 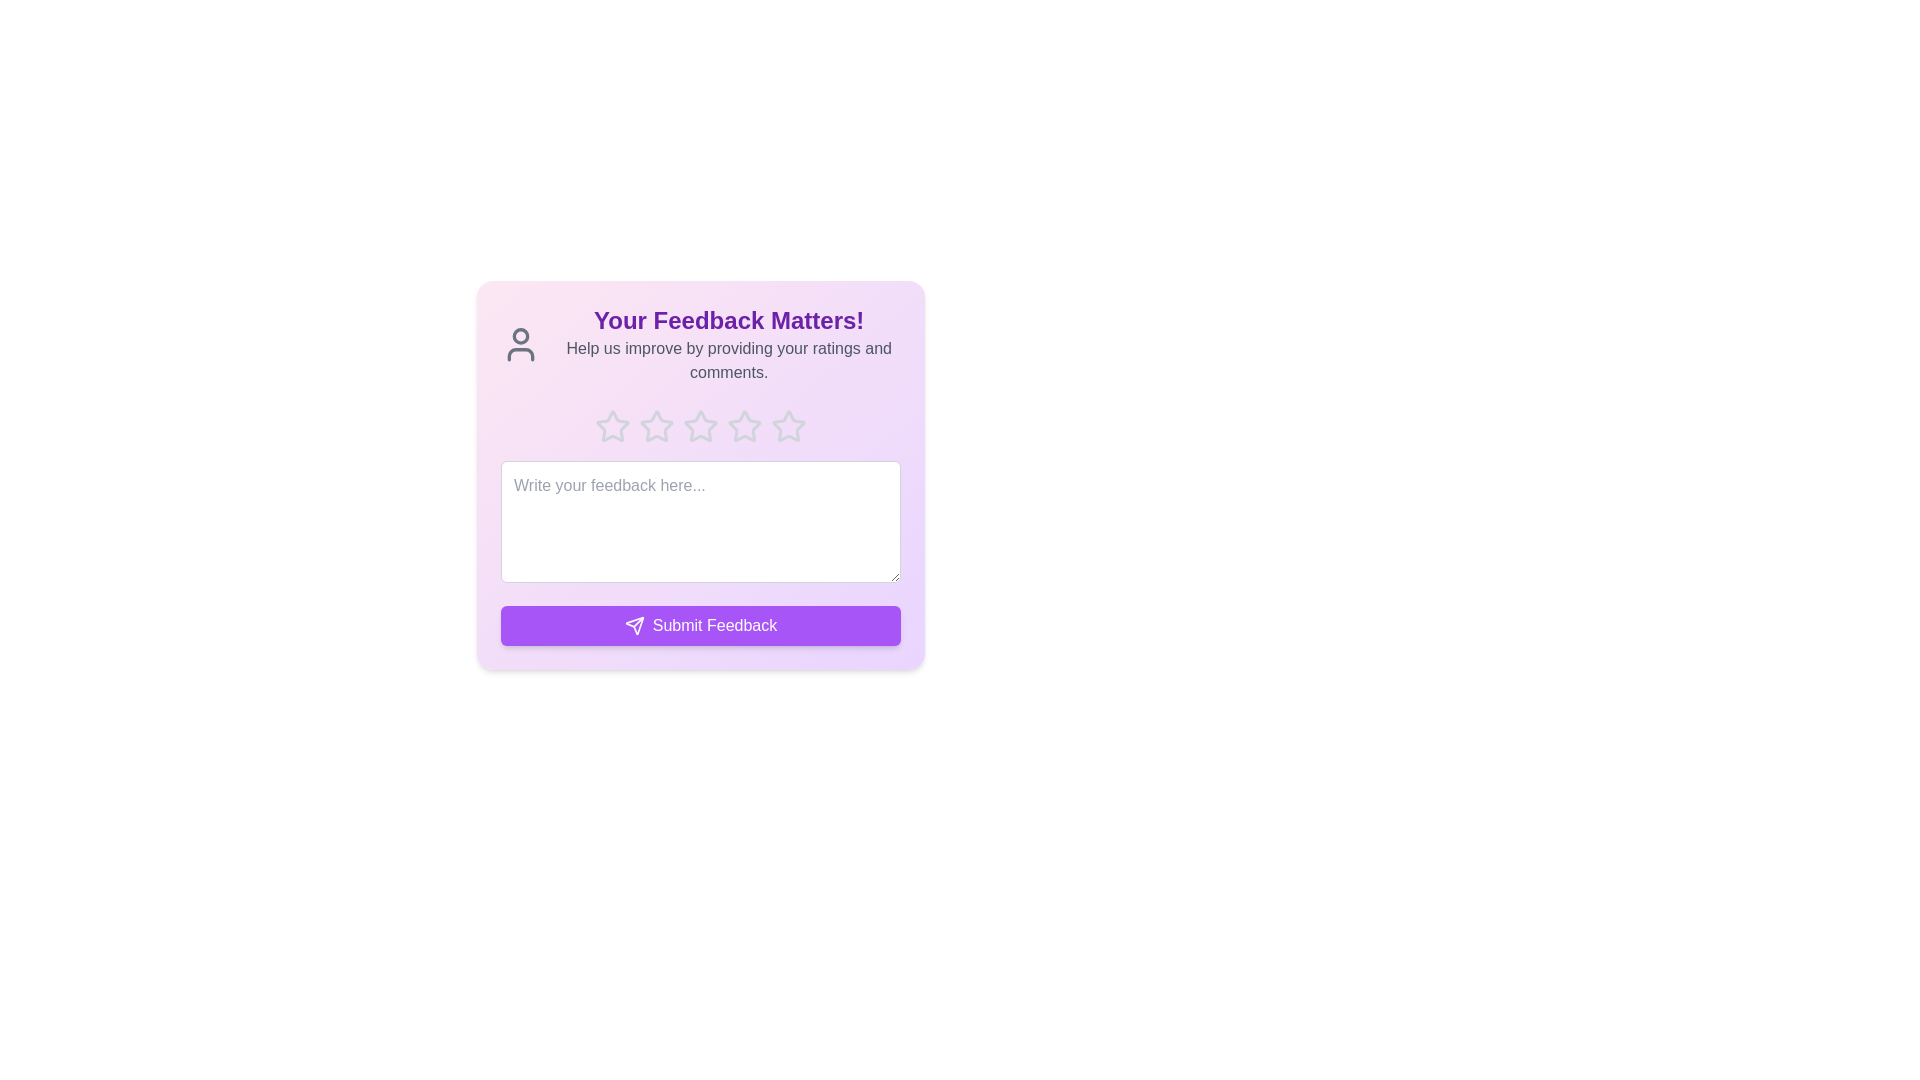 What do you see at coordinates (612, 426) in the screenshot?
I see `the star corresponding to 1 to preview the rating` at bounding box center [612, 426].